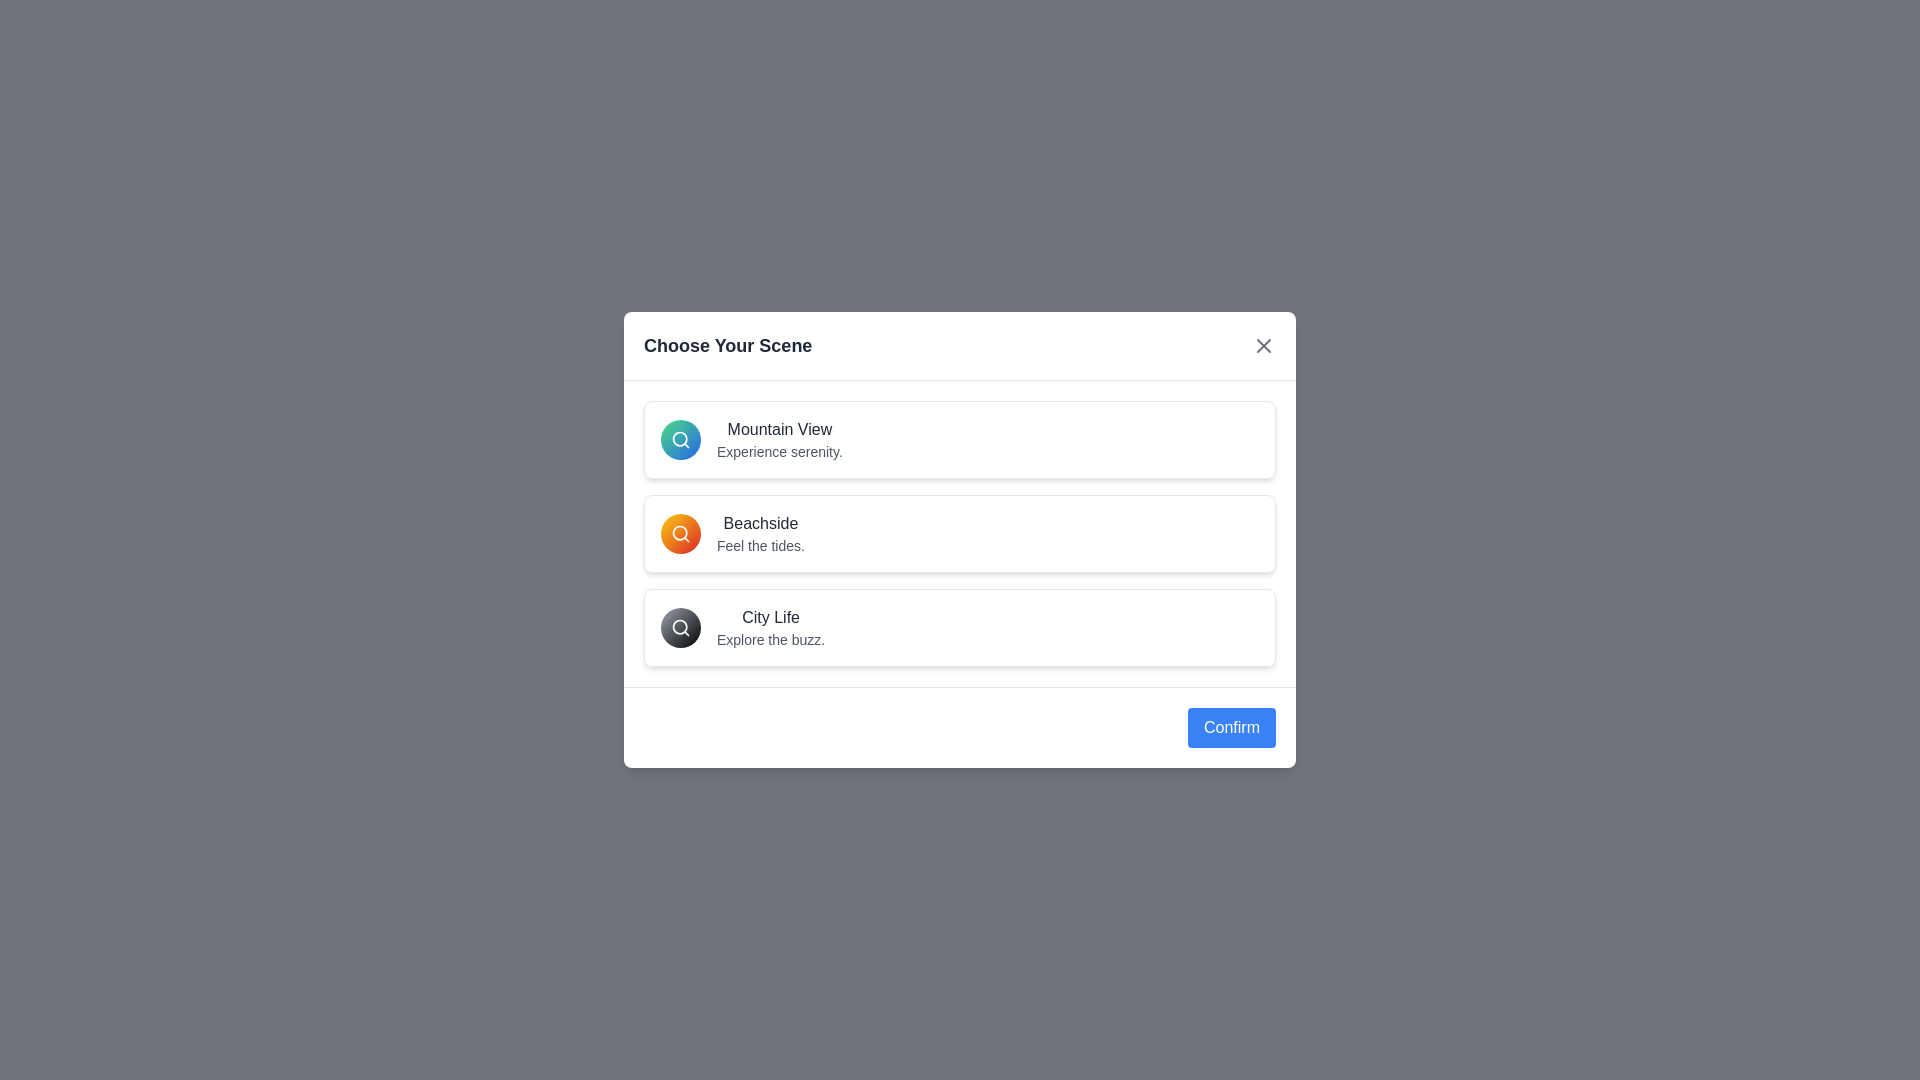  I want to click on the item Beachside from the list, so click(960, 532).